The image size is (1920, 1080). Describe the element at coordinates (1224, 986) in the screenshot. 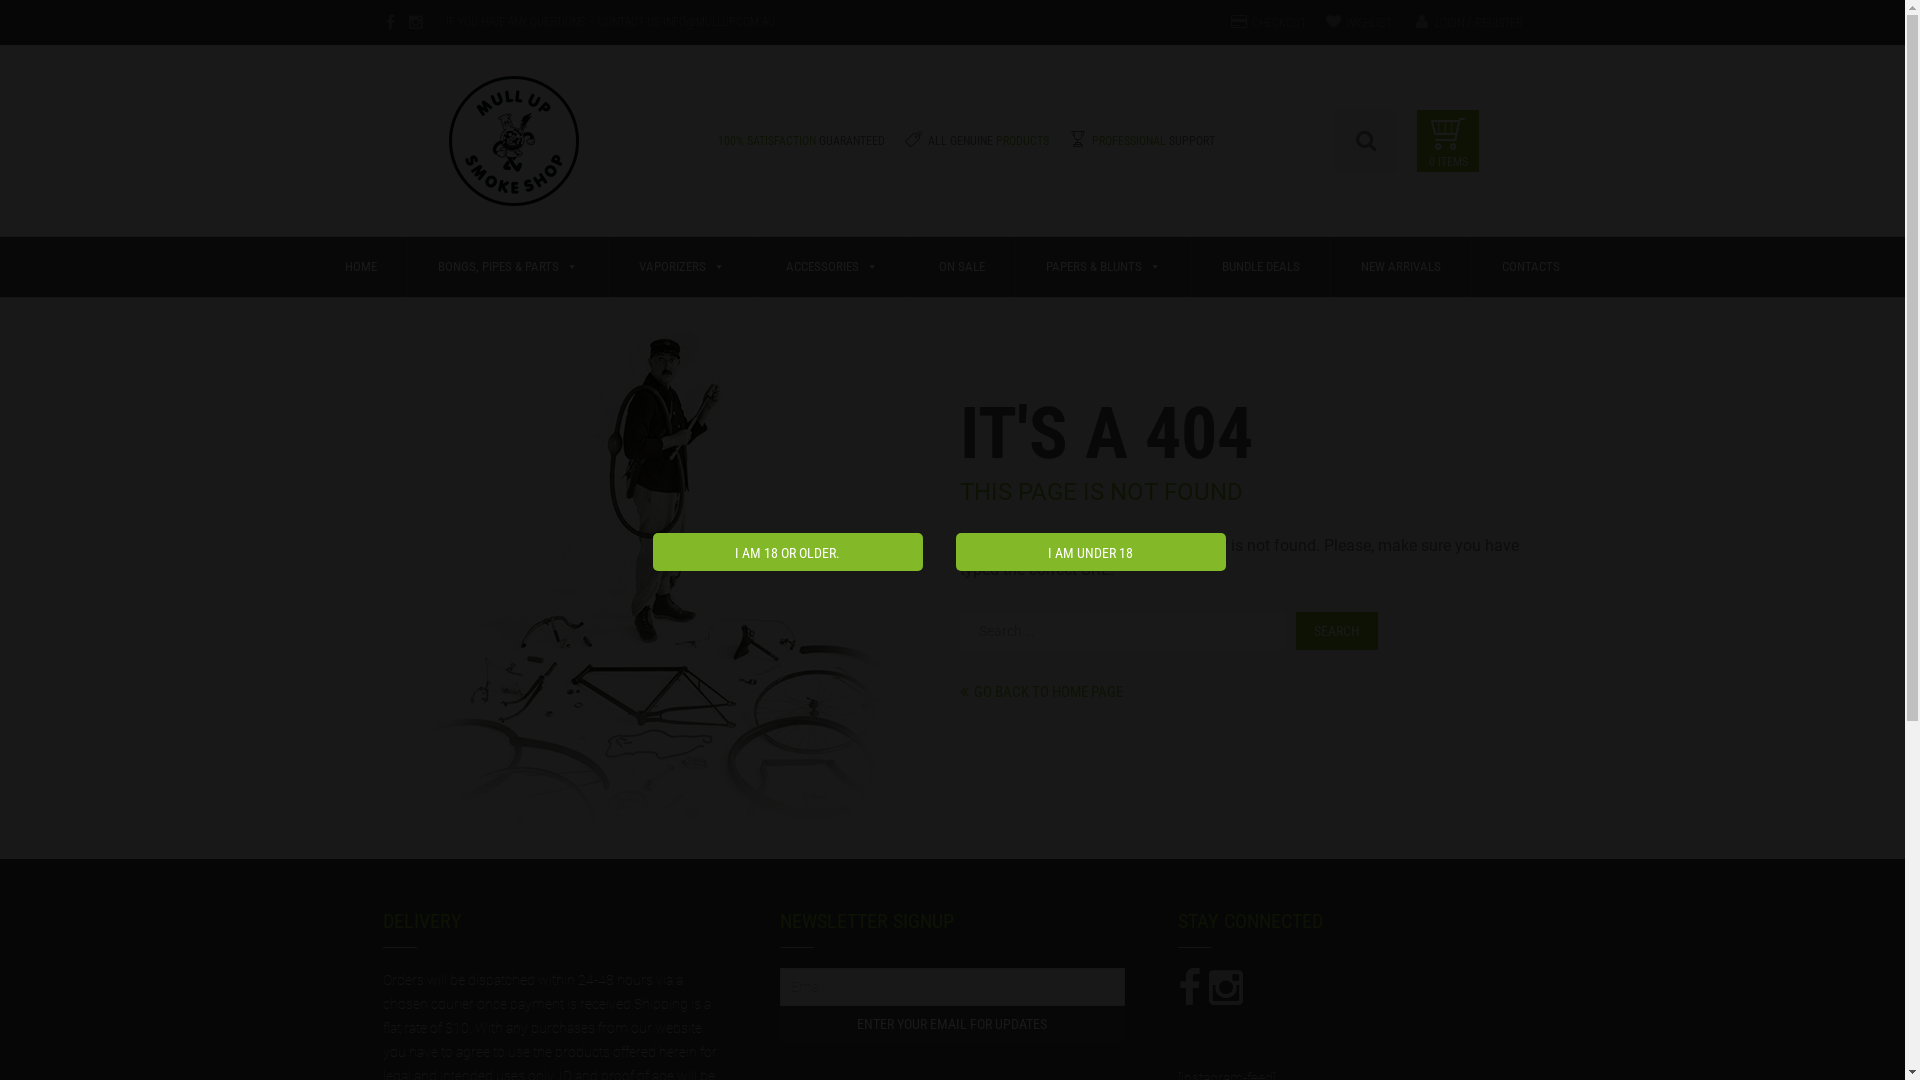

I see `'Connect us'` at that location.